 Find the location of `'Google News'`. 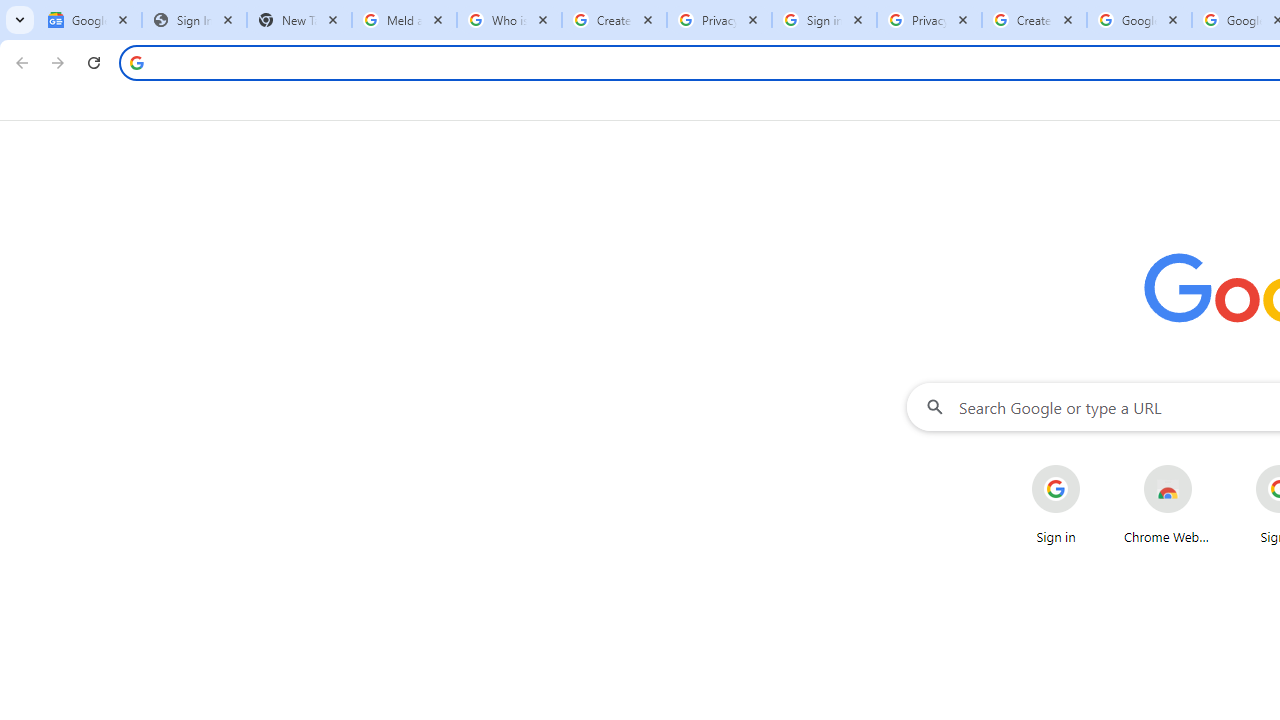

'Google News' is located at coordinates (88, 20).